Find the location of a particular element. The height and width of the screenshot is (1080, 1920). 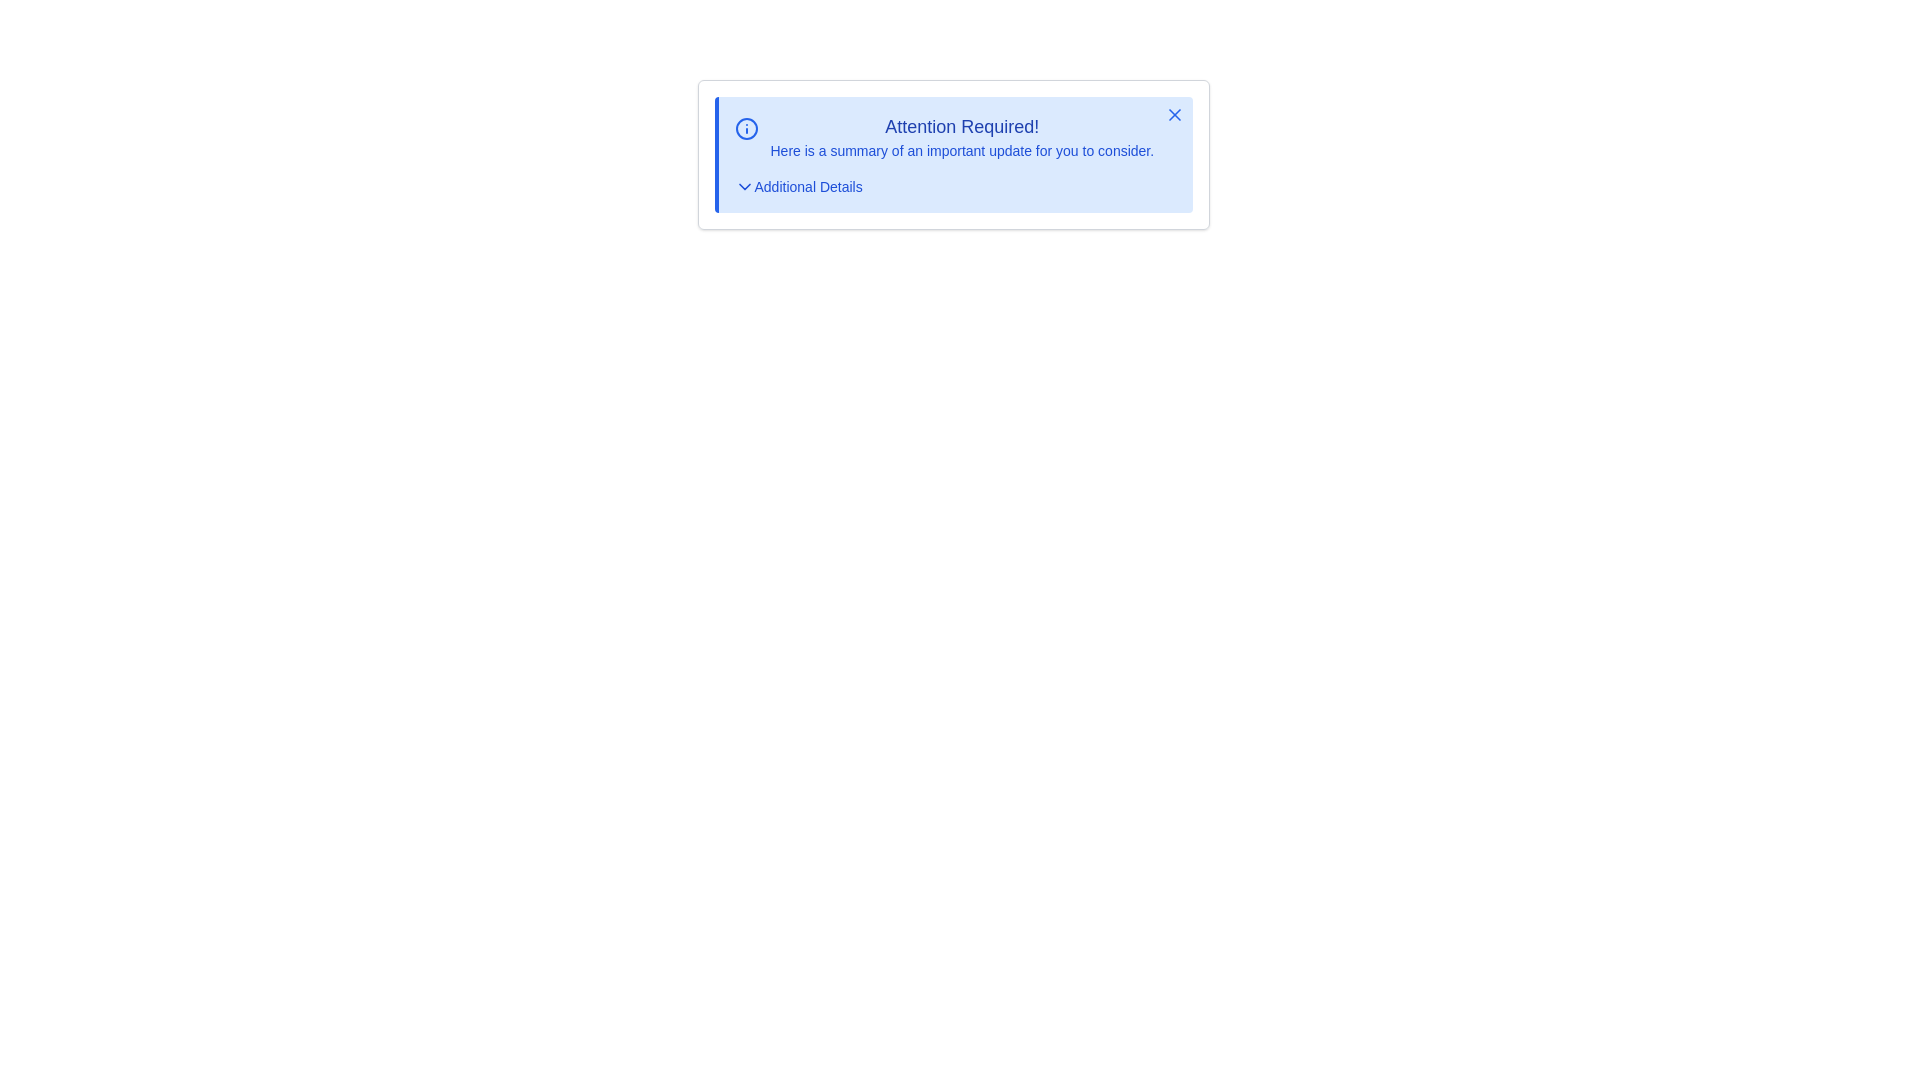

the interactive text with an icon located in the informational box titled 'Attention Required!' is located at coordinates (797, 186).